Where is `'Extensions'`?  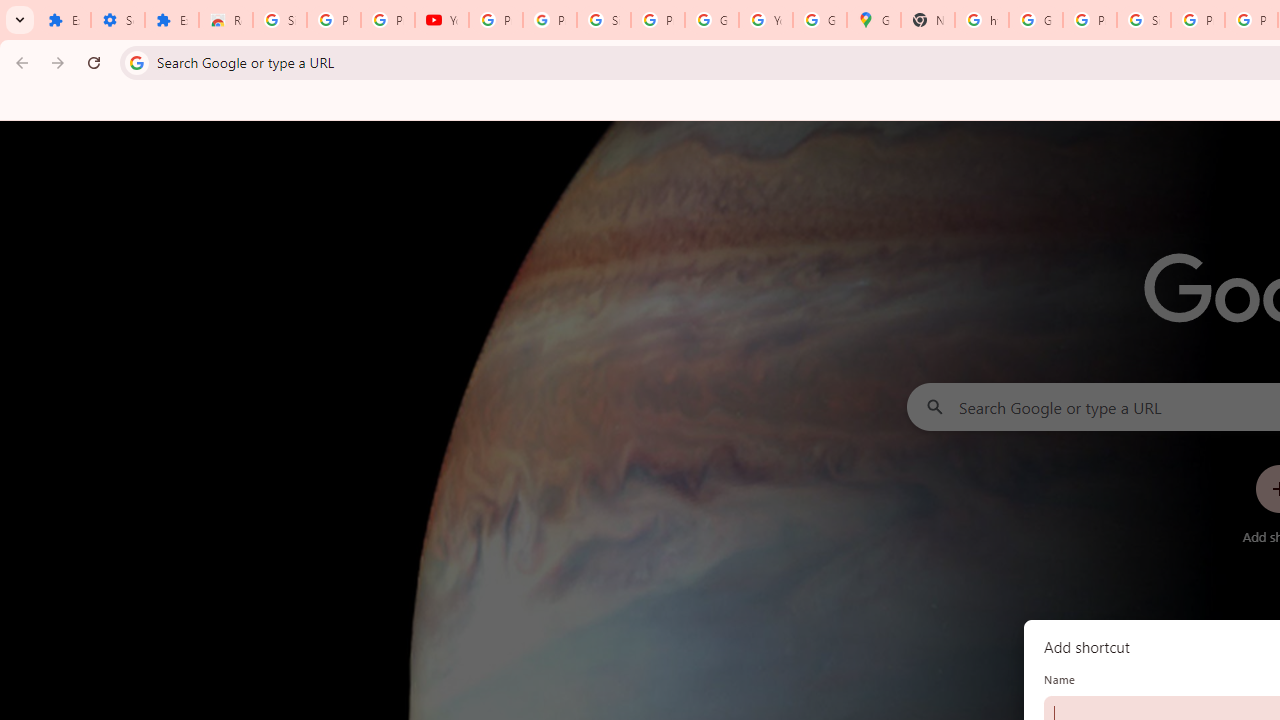
'Extensions' is located at coordinates (171, 20).